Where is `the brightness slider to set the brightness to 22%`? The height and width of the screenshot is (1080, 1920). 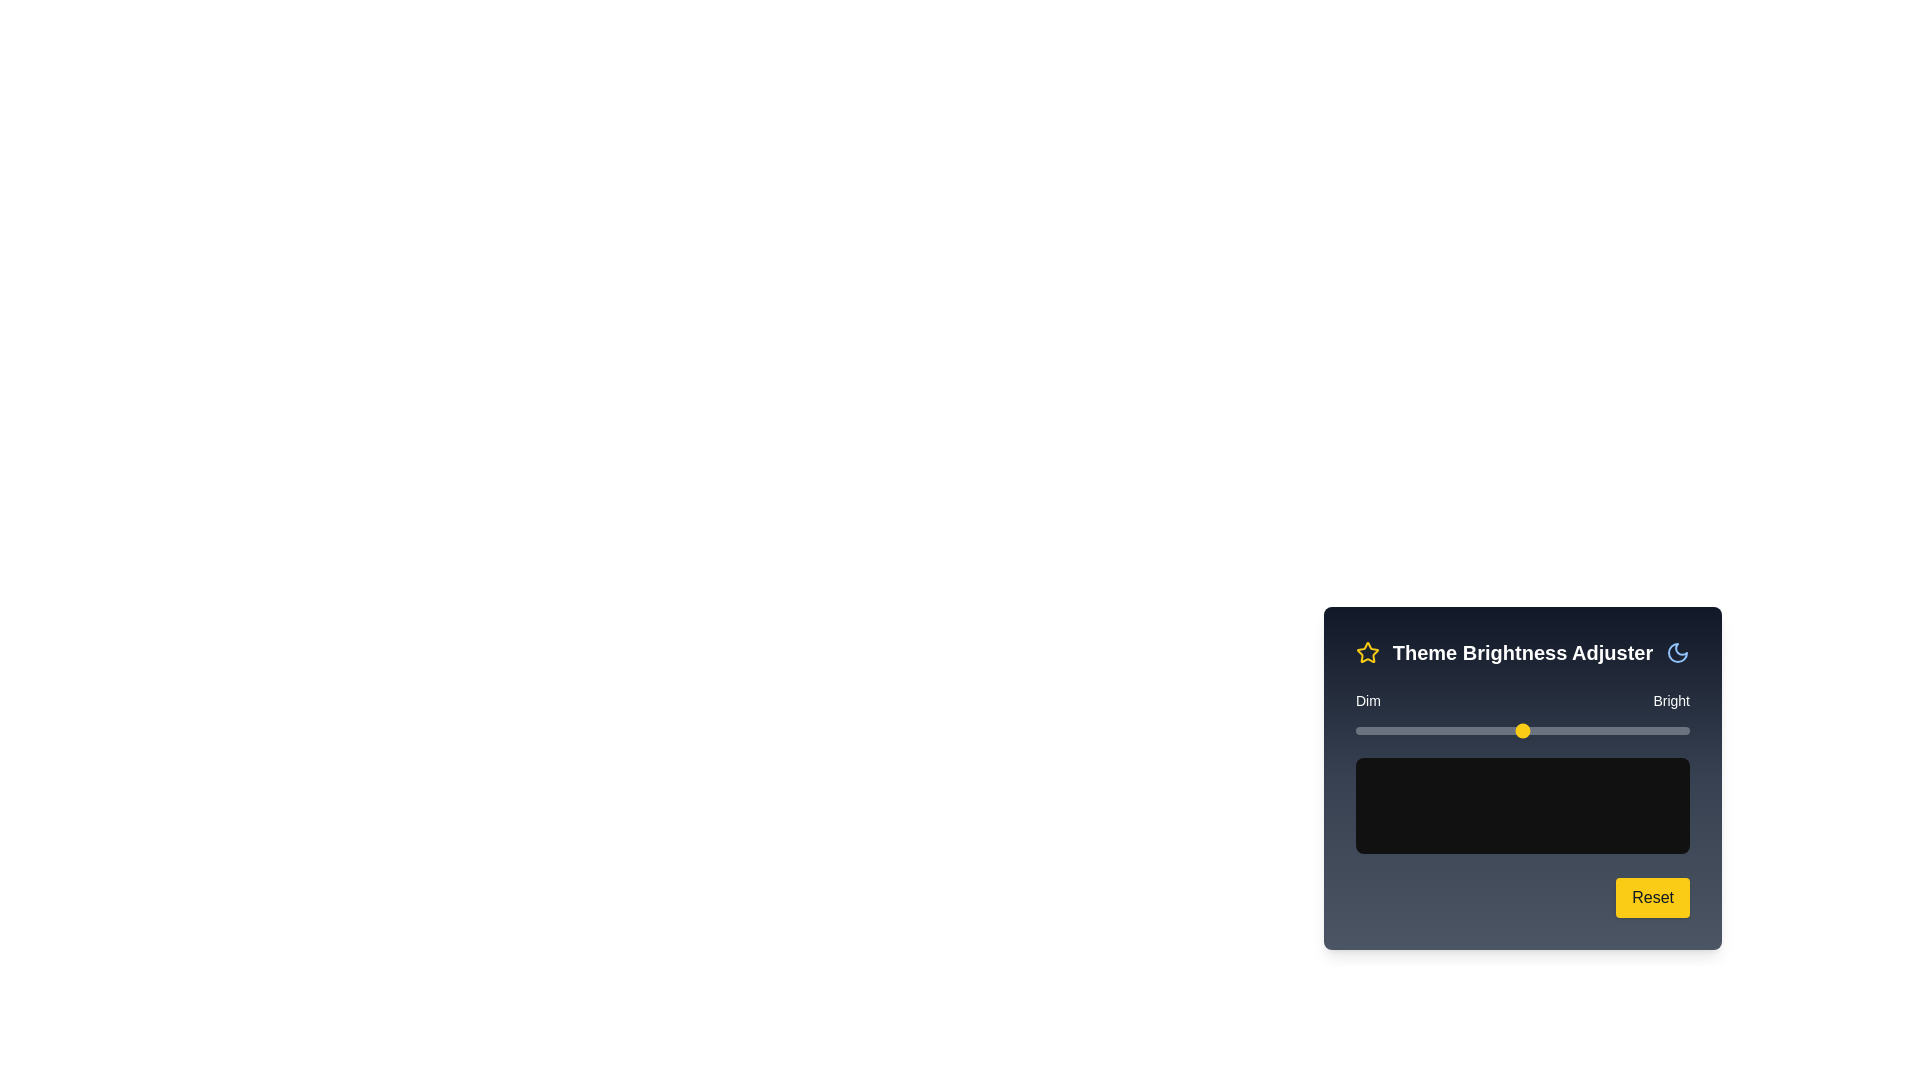
the brightness slider to set the brightness to 22% is located at coordinates (1428, 731).